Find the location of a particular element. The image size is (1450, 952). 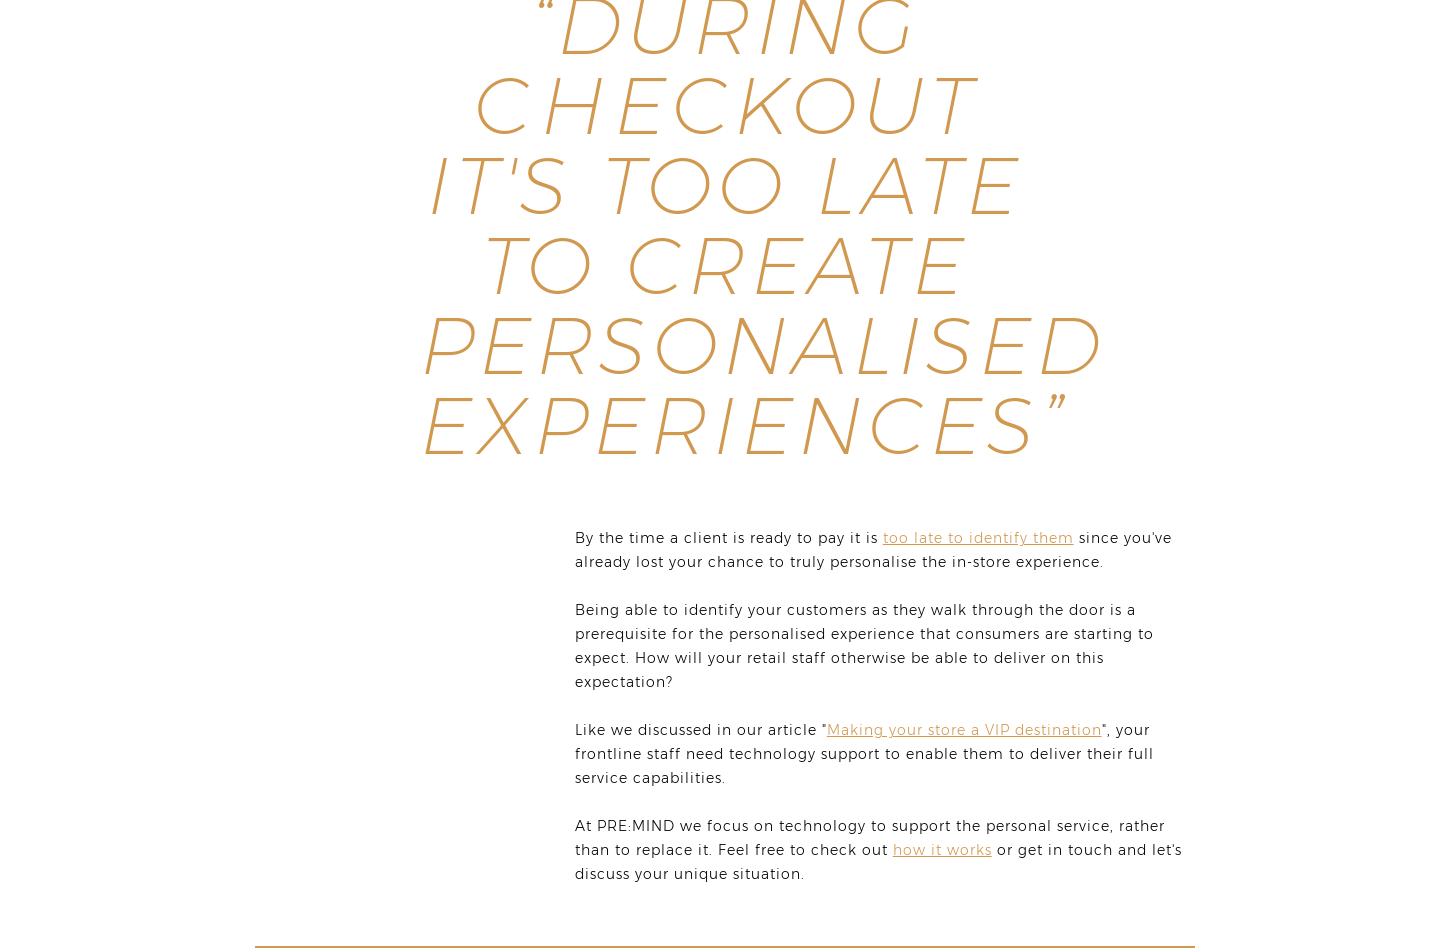

'By the time a client is ready to pay it is' is located at coordinates (728, 537).